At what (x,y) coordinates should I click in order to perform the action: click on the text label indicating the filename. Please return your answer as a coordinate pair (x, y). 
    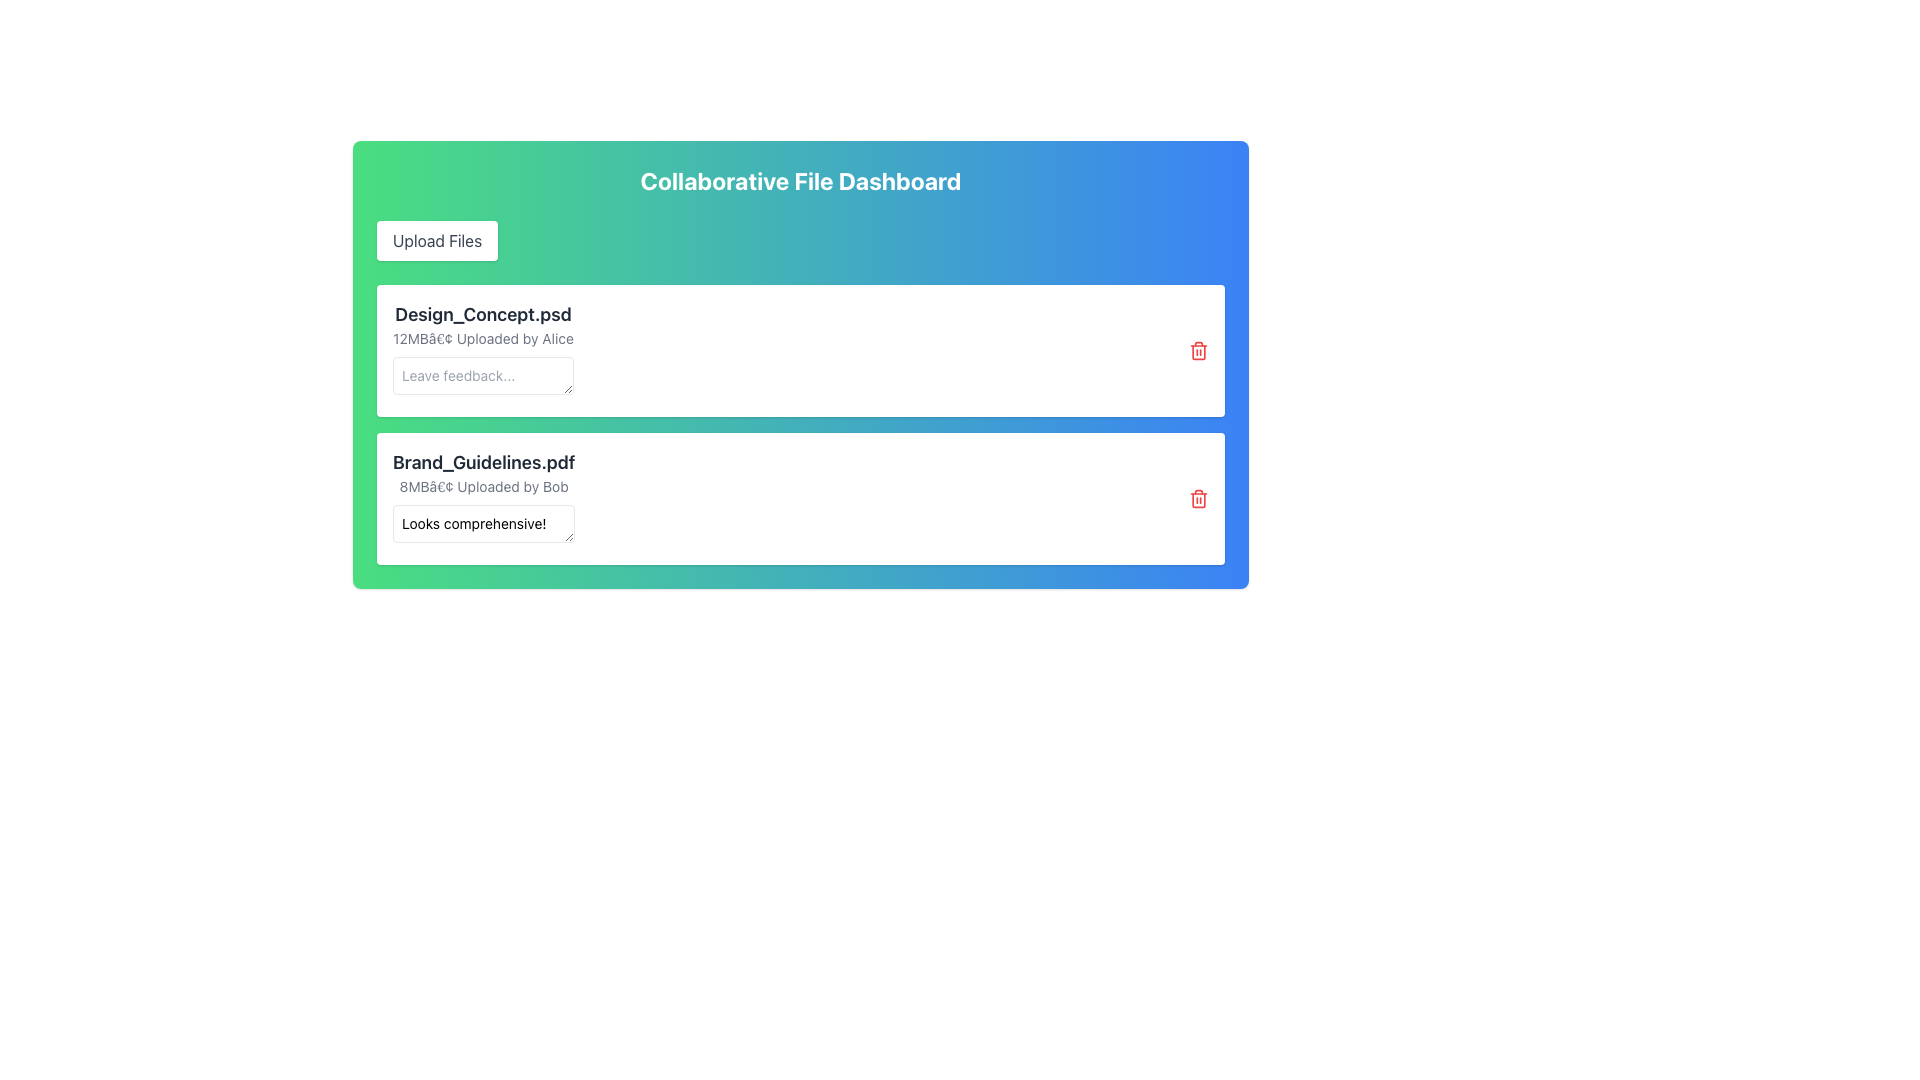
    Looking at the image, I should click on (484, 462).